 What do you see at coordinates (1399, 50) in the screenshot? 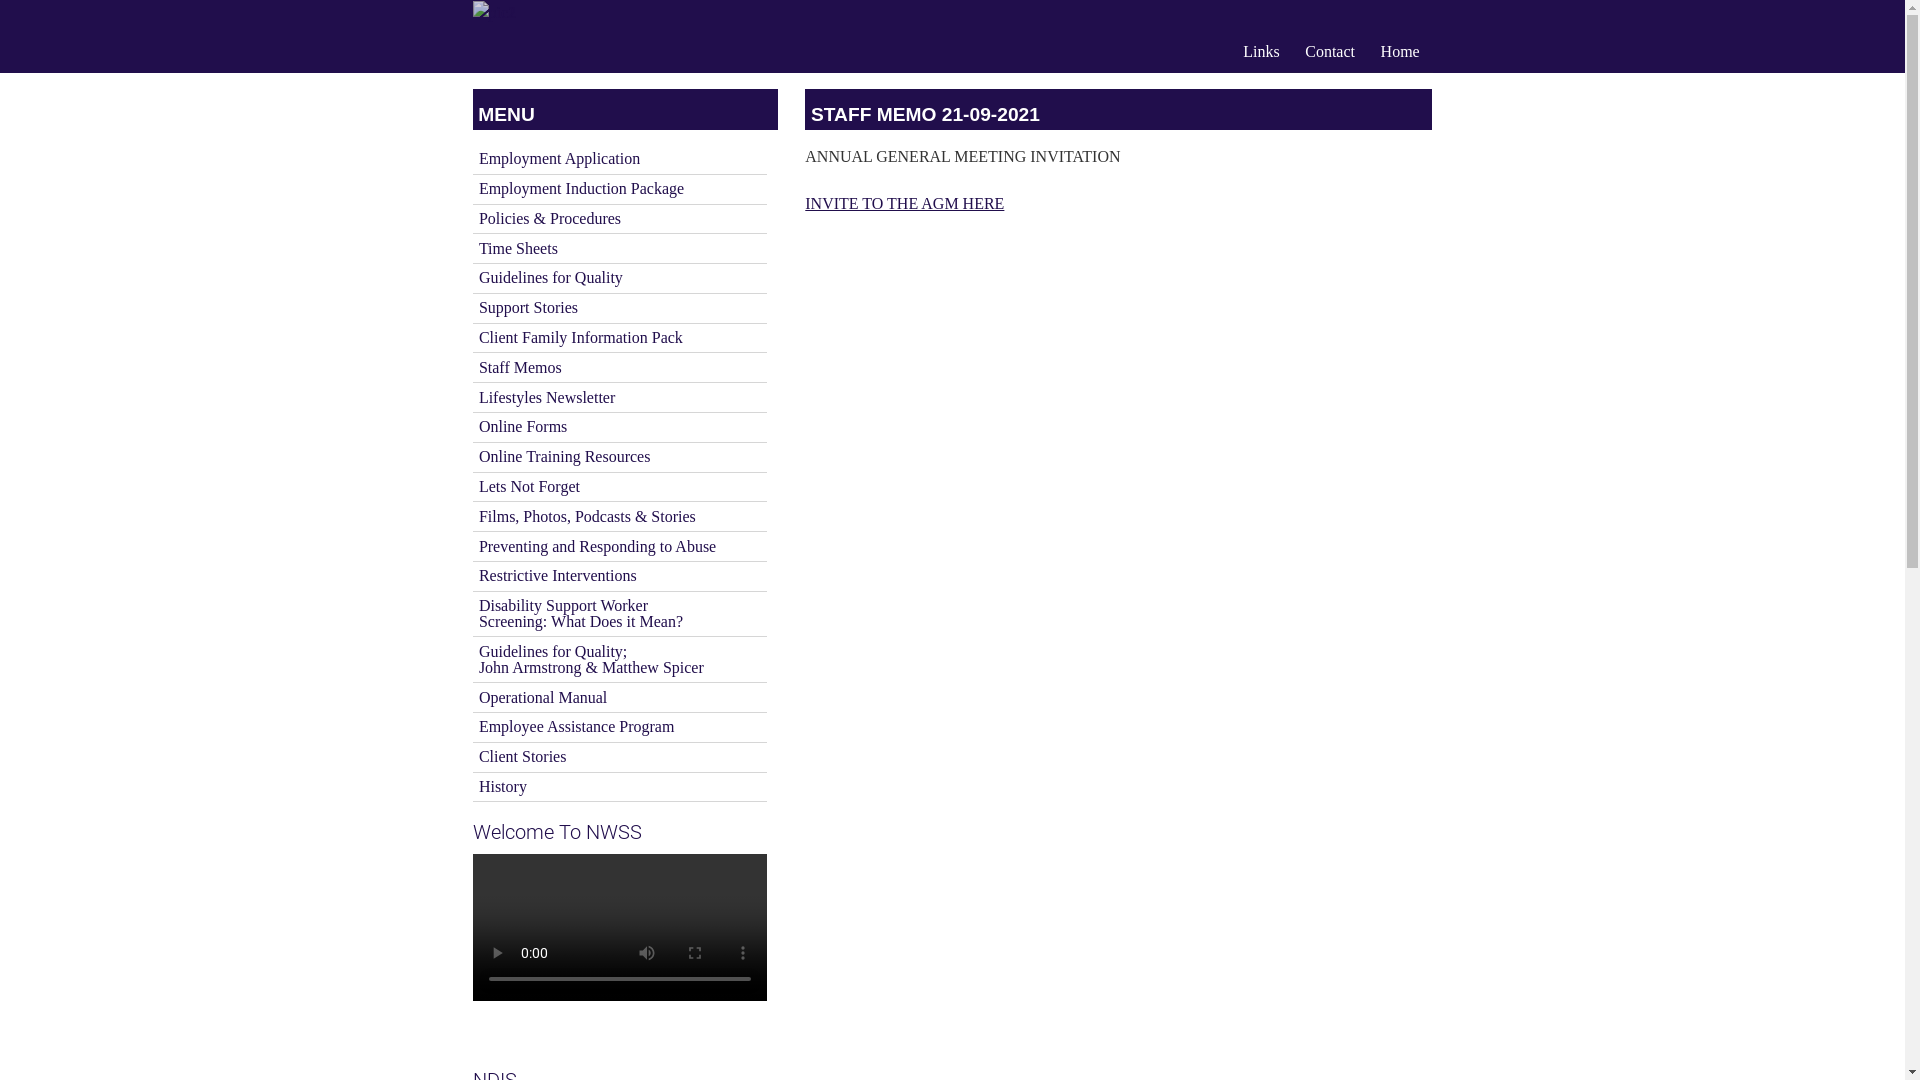
I see `'Home'` at bounding box center [1399, 50].